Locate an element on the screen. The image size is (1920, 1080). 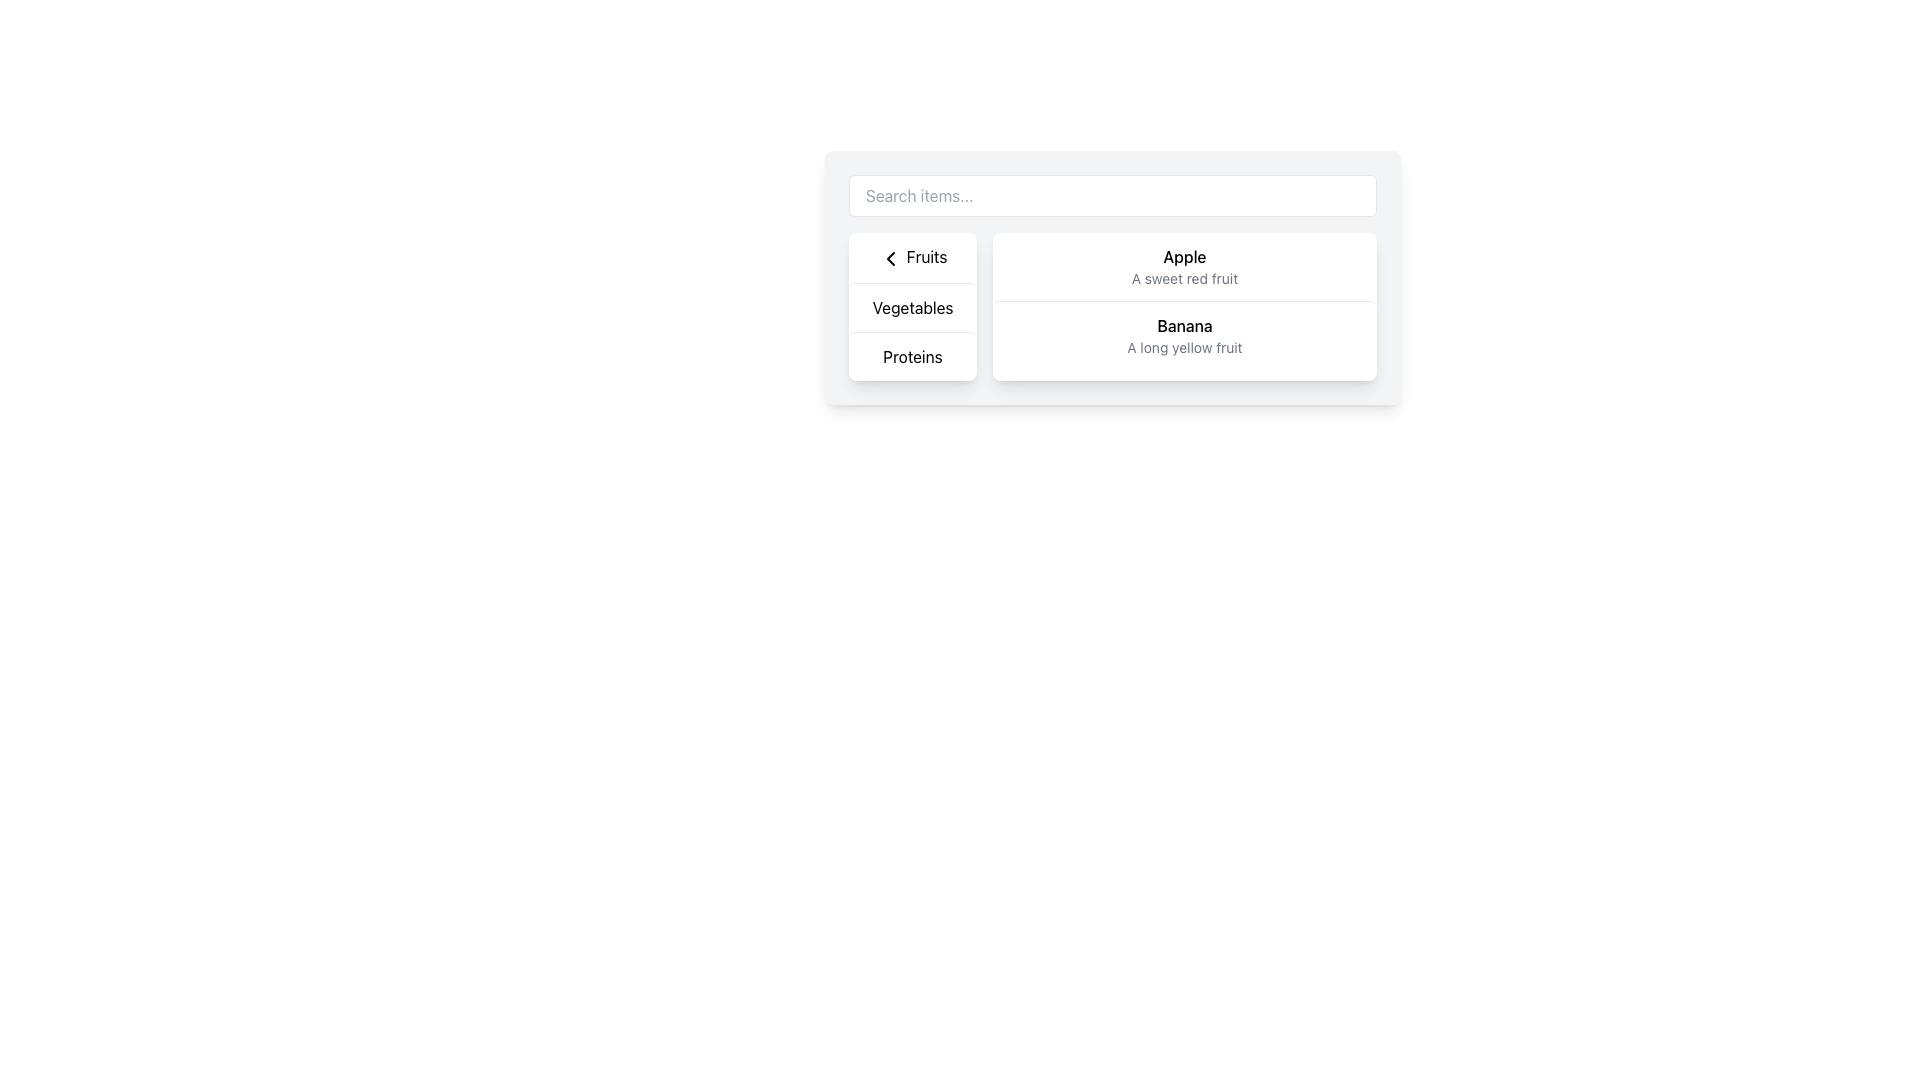
the list item displaying 'Apple' is located at coordinates (1185, 265).